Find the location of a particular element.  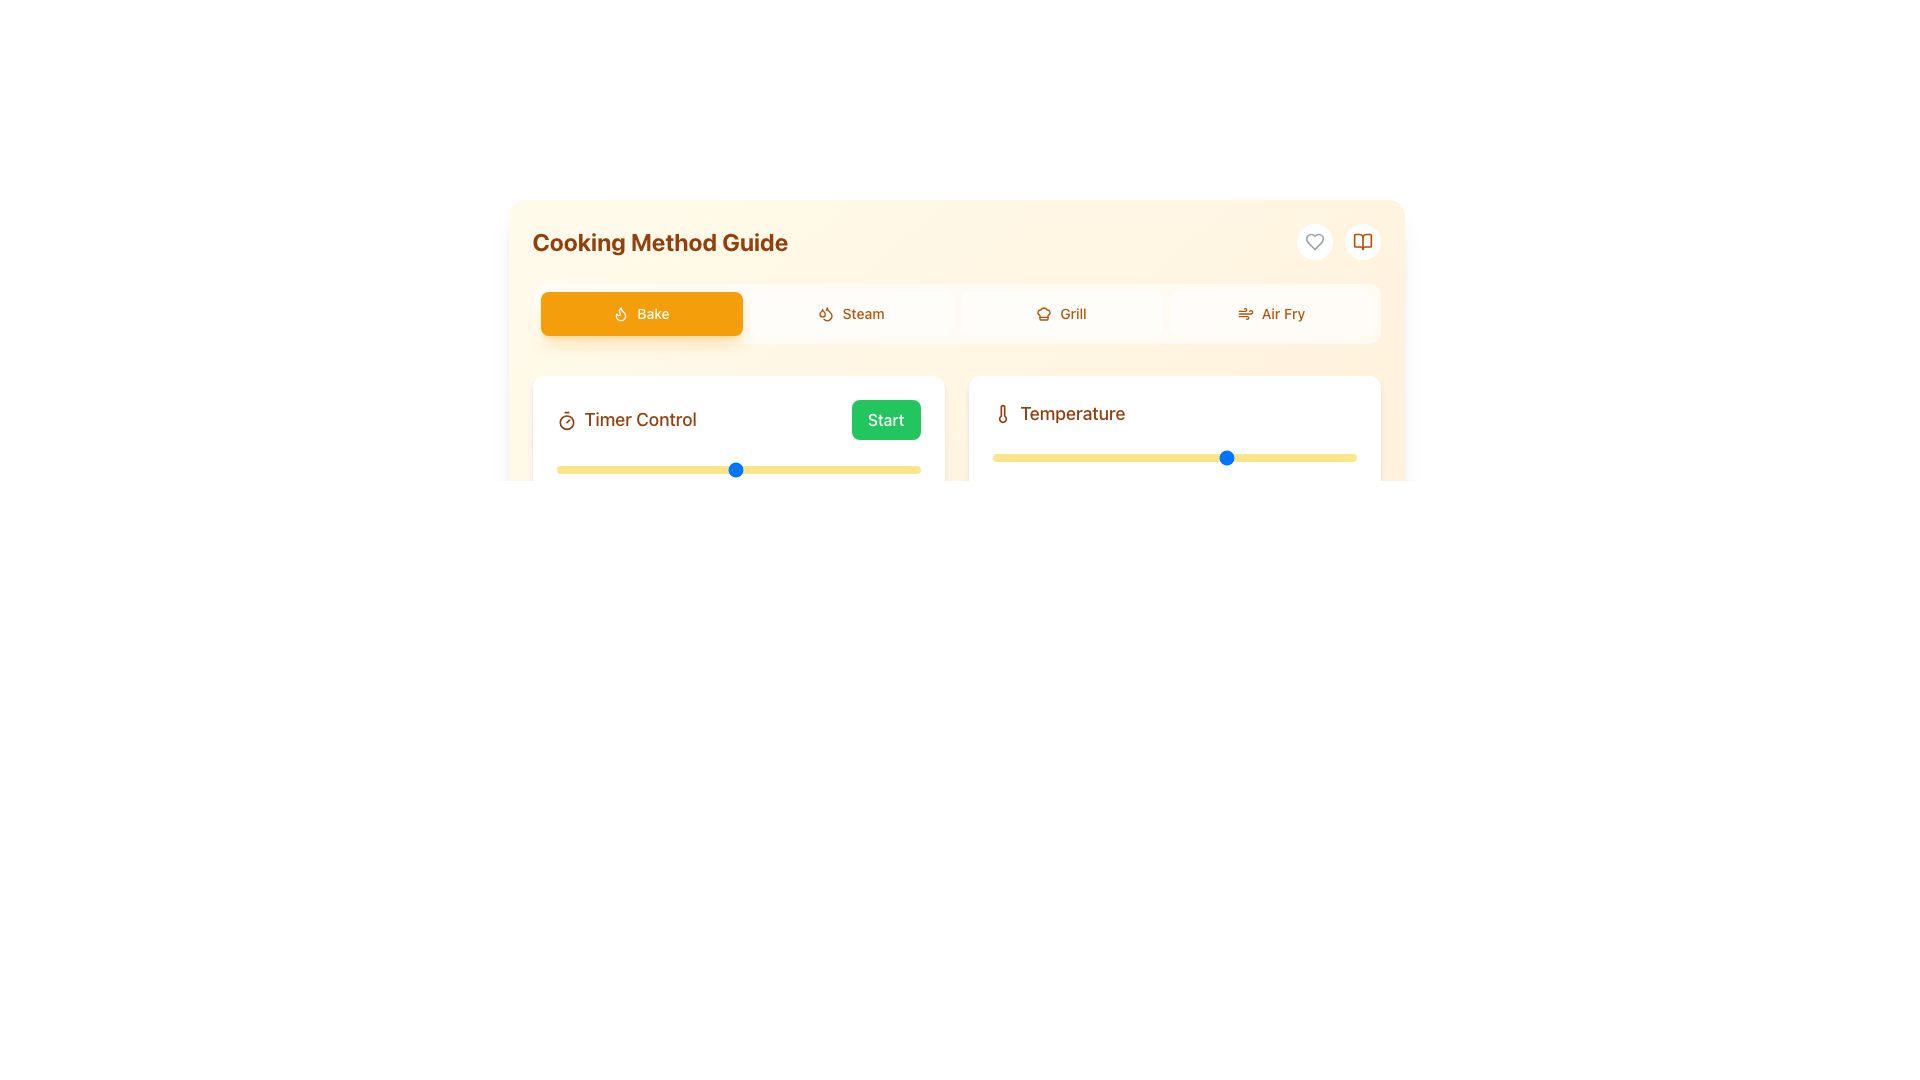

the visual appearance of the flame icon representing the 'Steam' cooking method, which is located second from the left in the row of cooking method options is located at coordinates (620, 314).